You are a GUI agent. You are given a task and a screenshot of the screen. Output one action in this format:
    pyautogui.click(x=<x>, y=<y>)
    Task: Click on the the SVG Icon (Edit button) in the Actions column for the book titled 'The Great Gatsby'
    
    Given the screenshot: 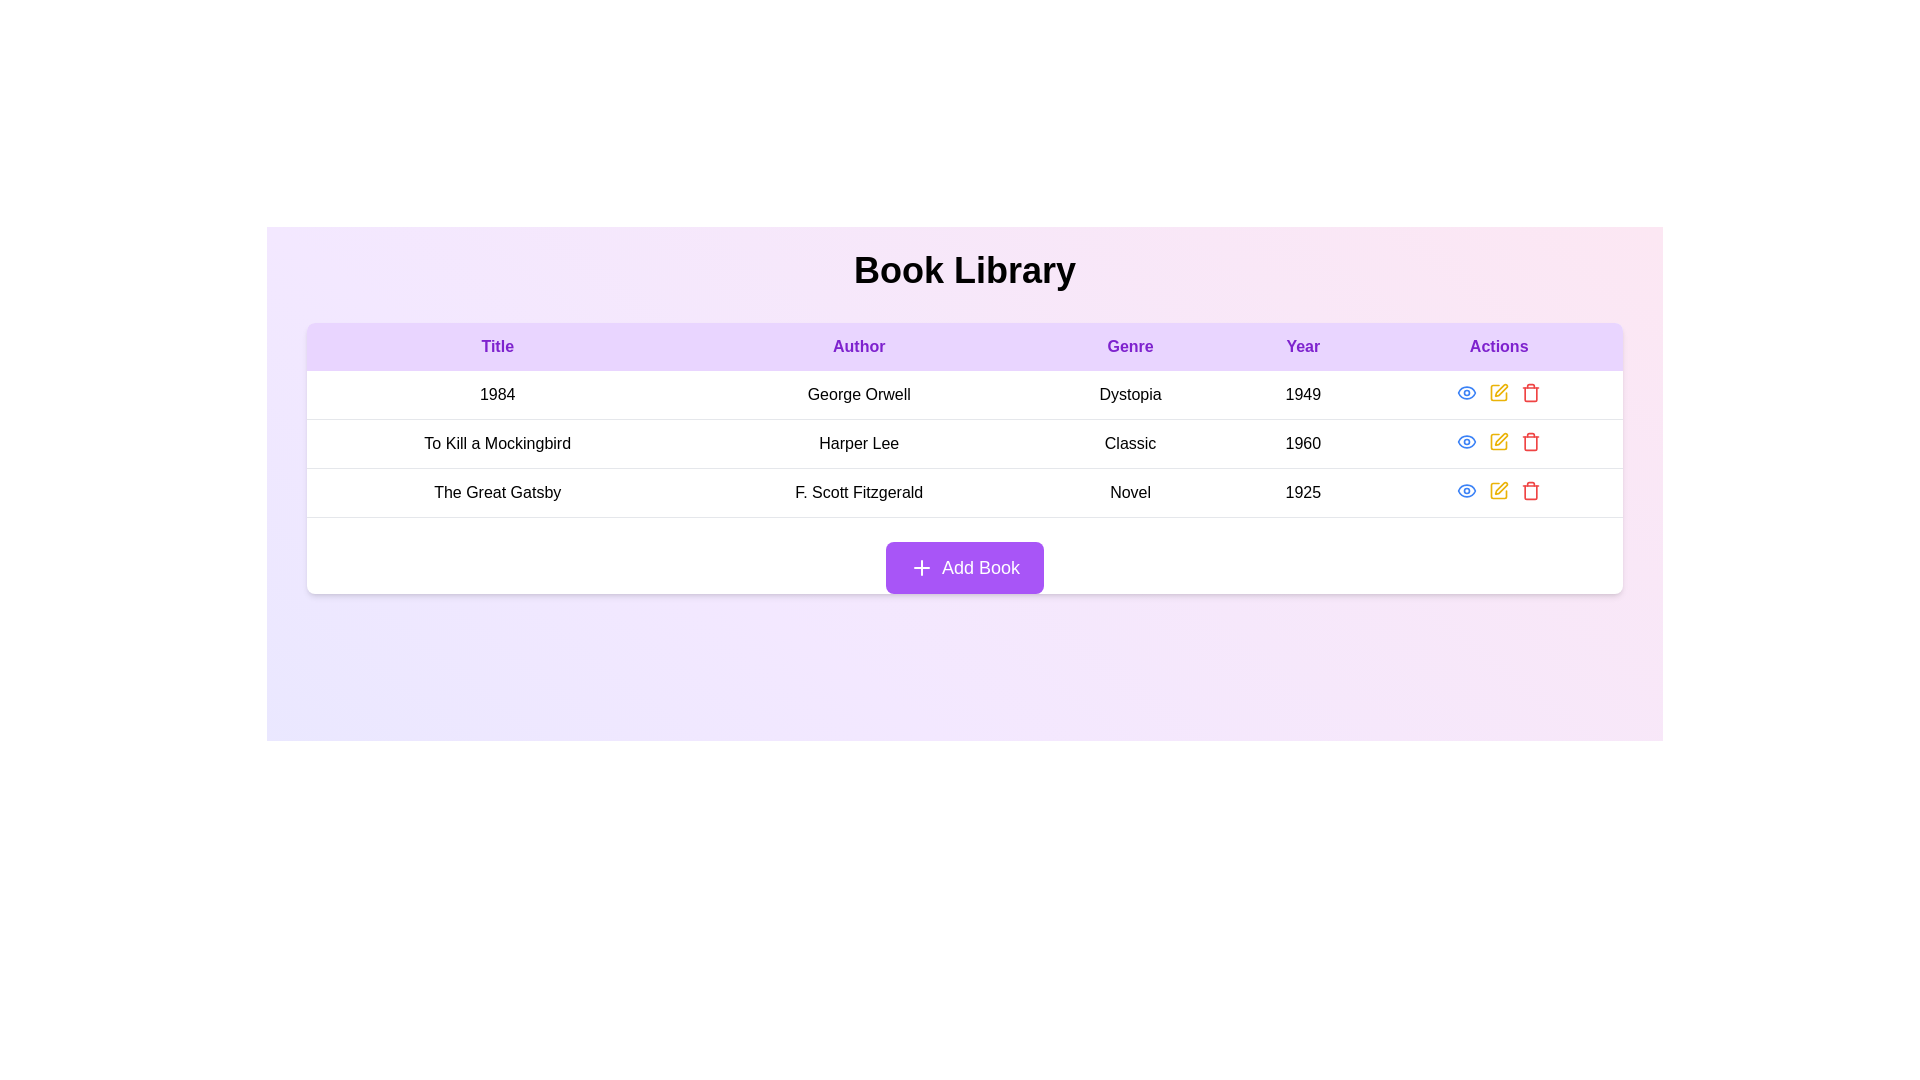 What is the action you would take?
    pyautogui.click(x=1499, y=490)
    